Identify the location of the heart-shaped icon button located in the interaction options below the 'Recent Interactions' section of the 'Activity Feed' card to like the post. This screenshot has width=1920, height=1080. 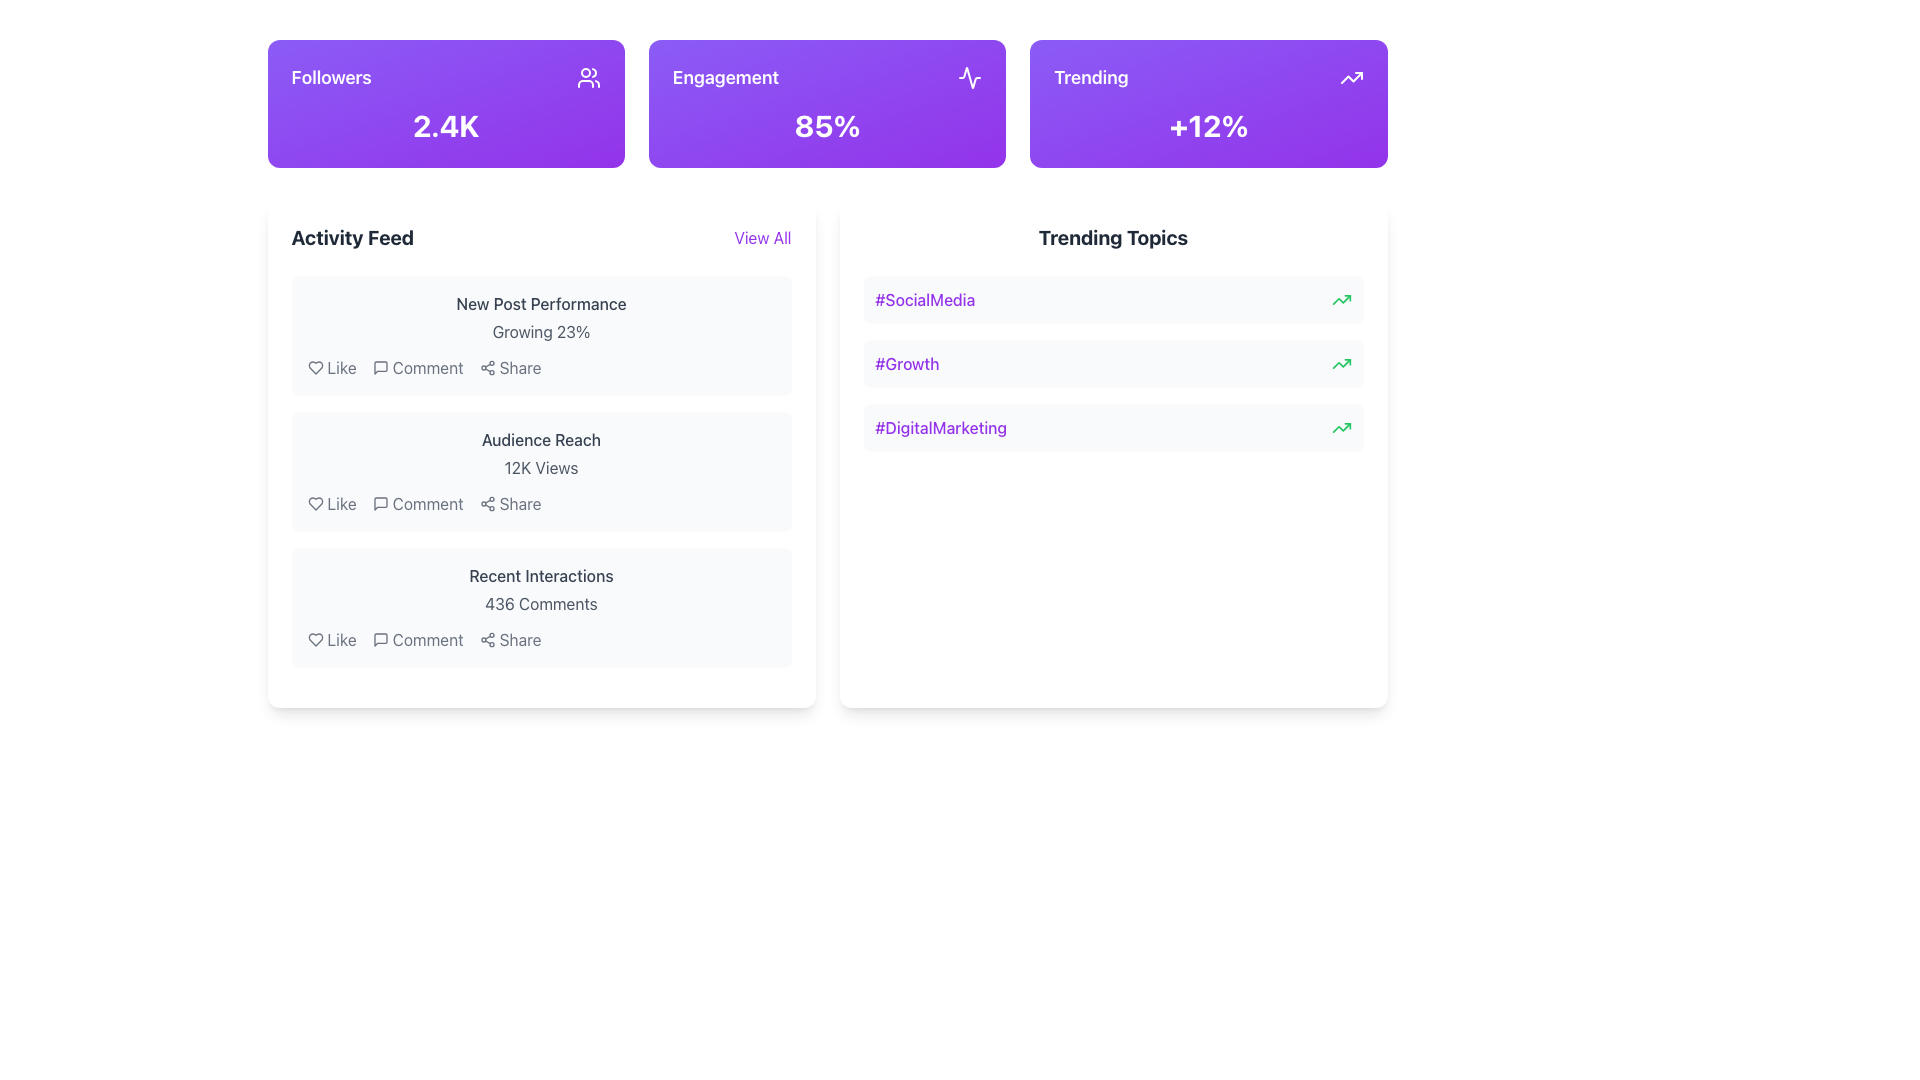
(314, 640).